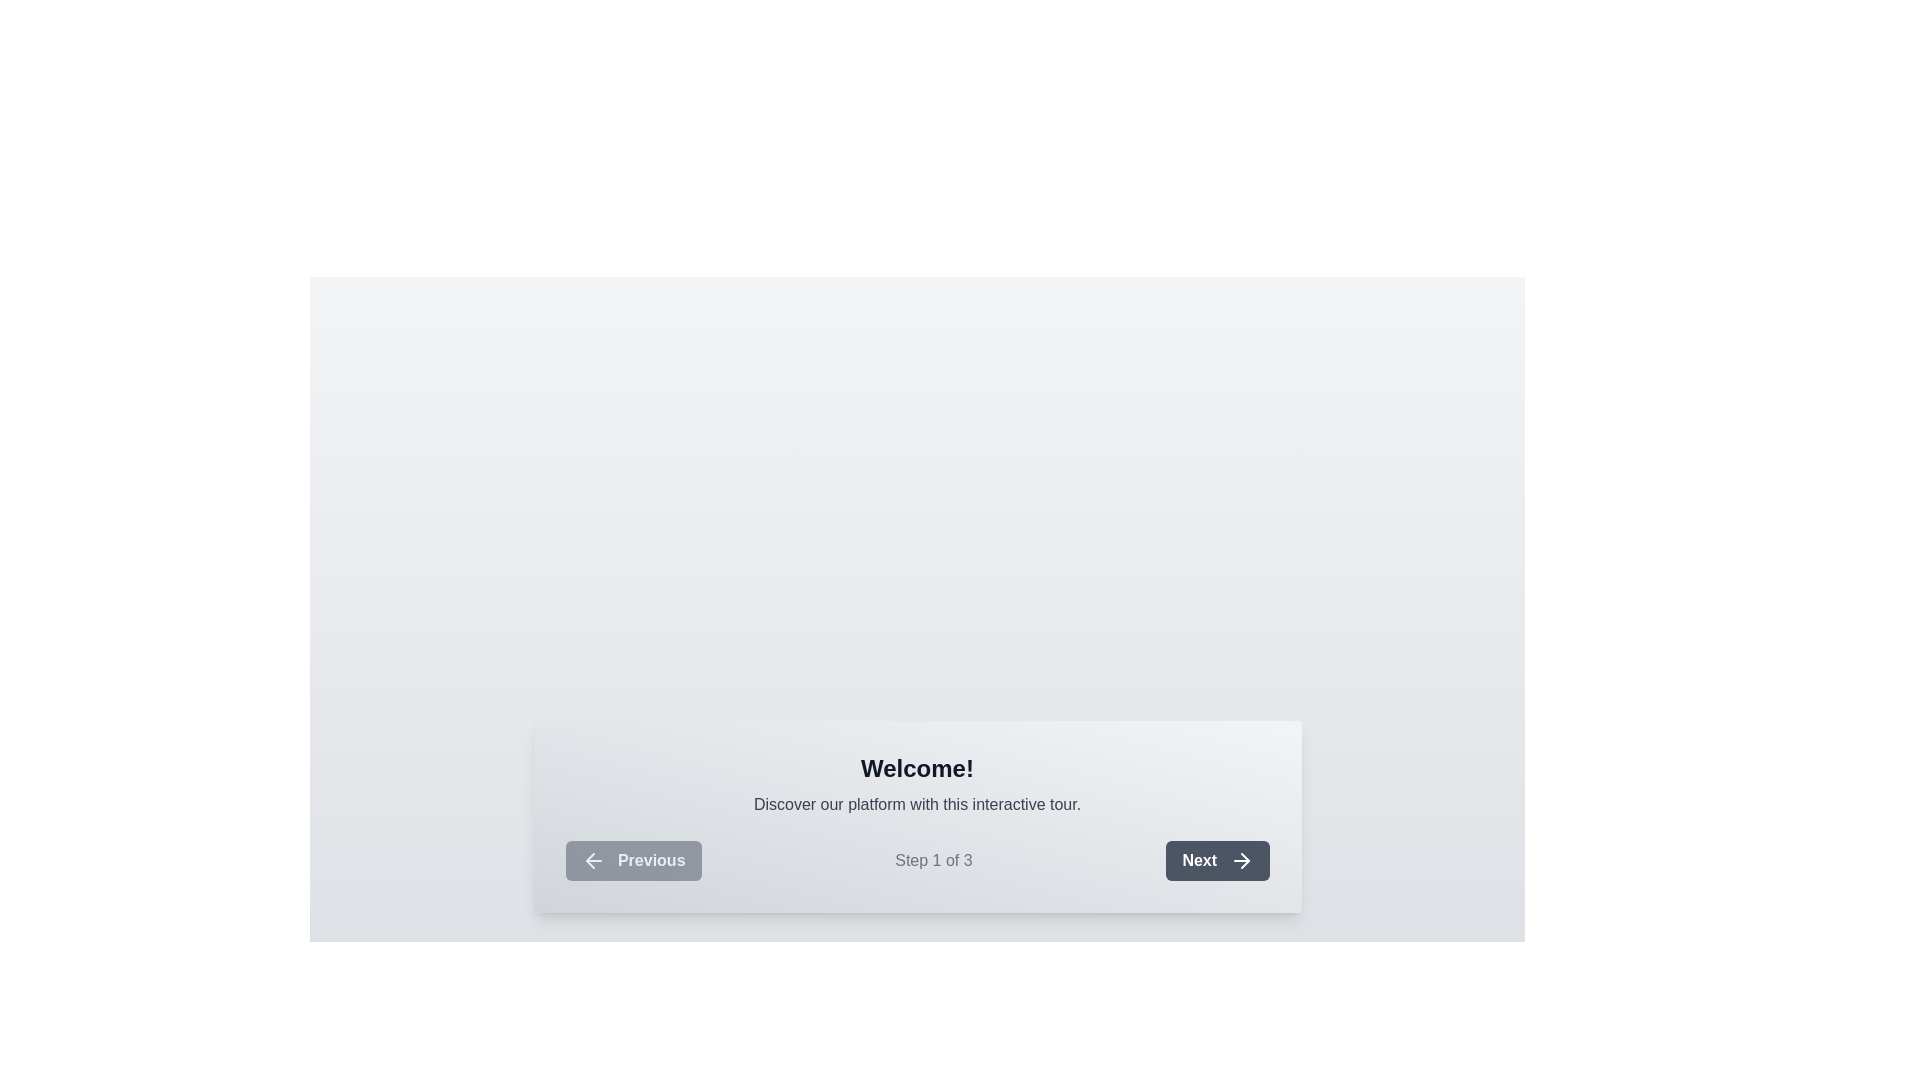 The height and width of the screenshot is (1080, 1920). What do you see at coordinates (1240, 860) in the screenshot?
I see `the visual indicator icon for the 'Next' button located at the bottom-right corner of the modal interface` at bounding box center [1240, 860].